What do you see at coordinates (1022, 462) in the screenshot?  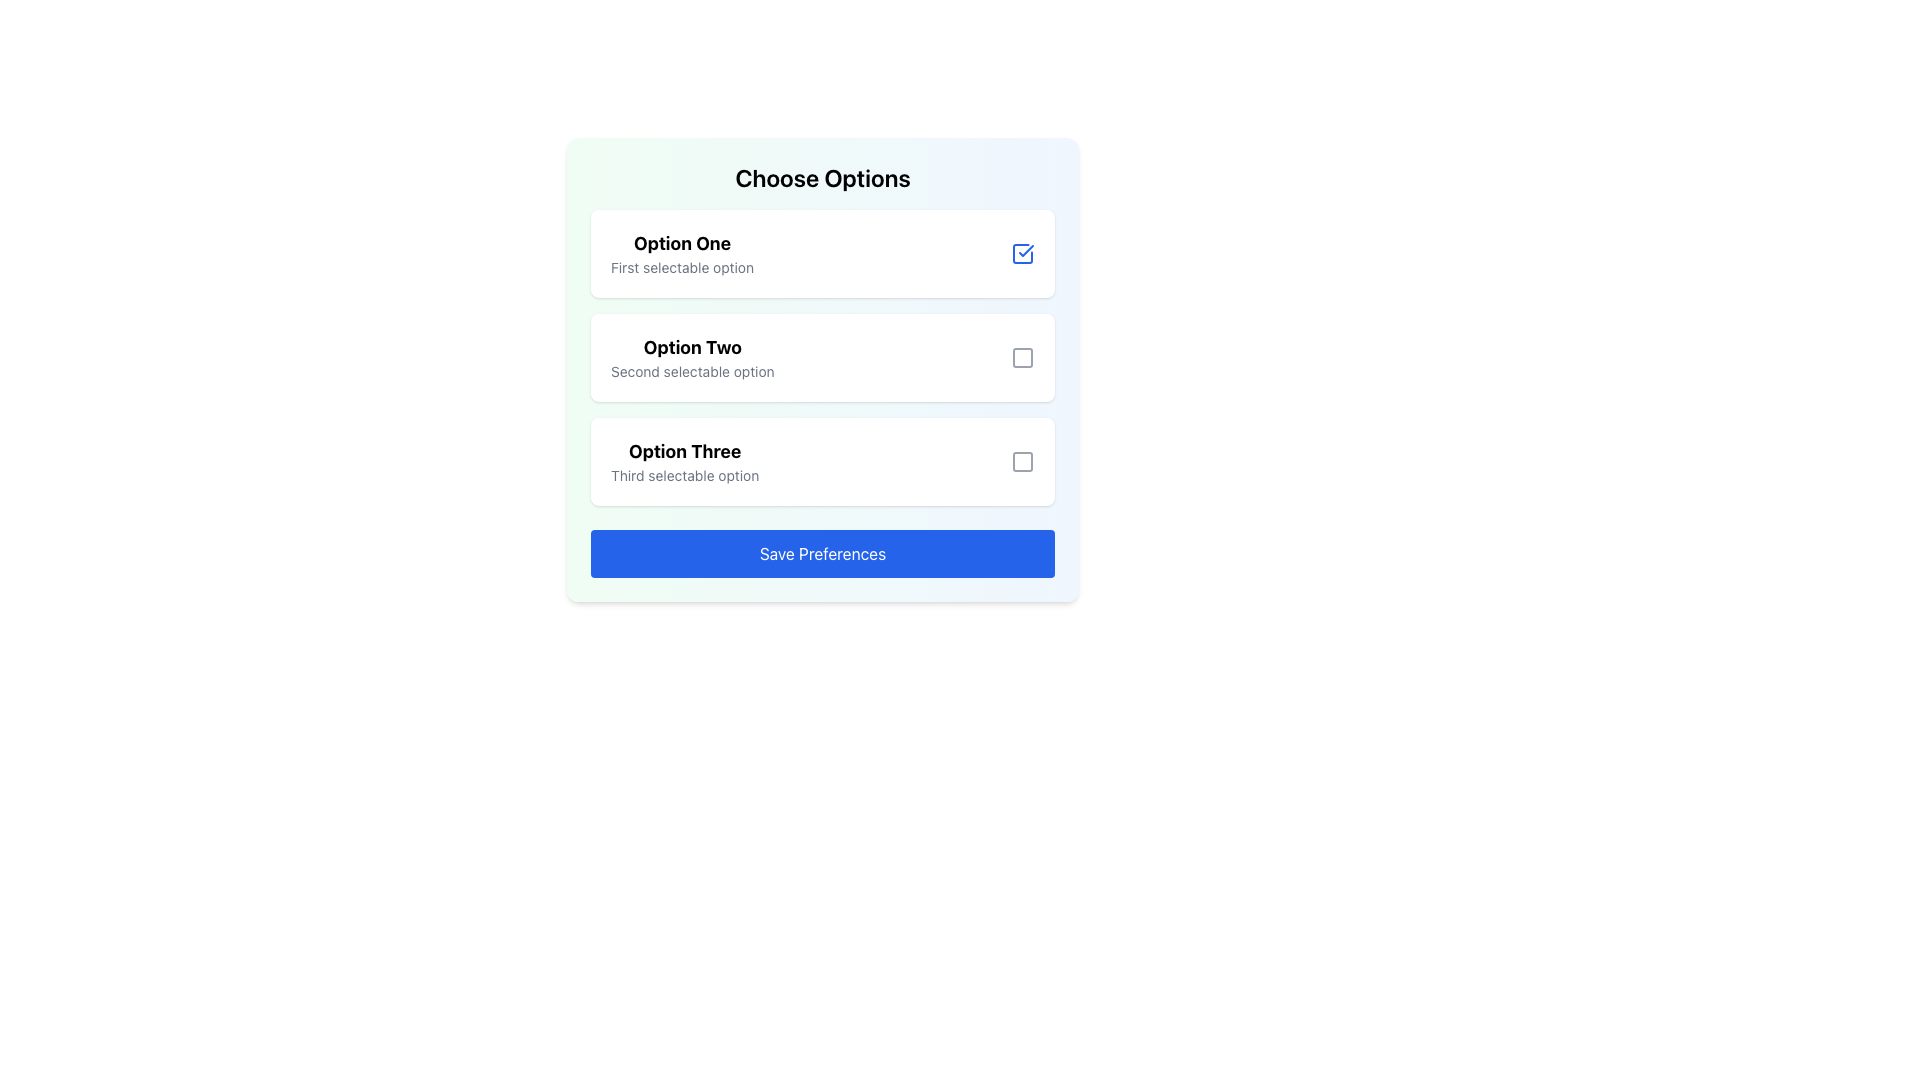 I see `the square-shaped checkbox-like icon located on the far-right side of the 'Option Three' option in the options list` at bounding box center [1022, 462].